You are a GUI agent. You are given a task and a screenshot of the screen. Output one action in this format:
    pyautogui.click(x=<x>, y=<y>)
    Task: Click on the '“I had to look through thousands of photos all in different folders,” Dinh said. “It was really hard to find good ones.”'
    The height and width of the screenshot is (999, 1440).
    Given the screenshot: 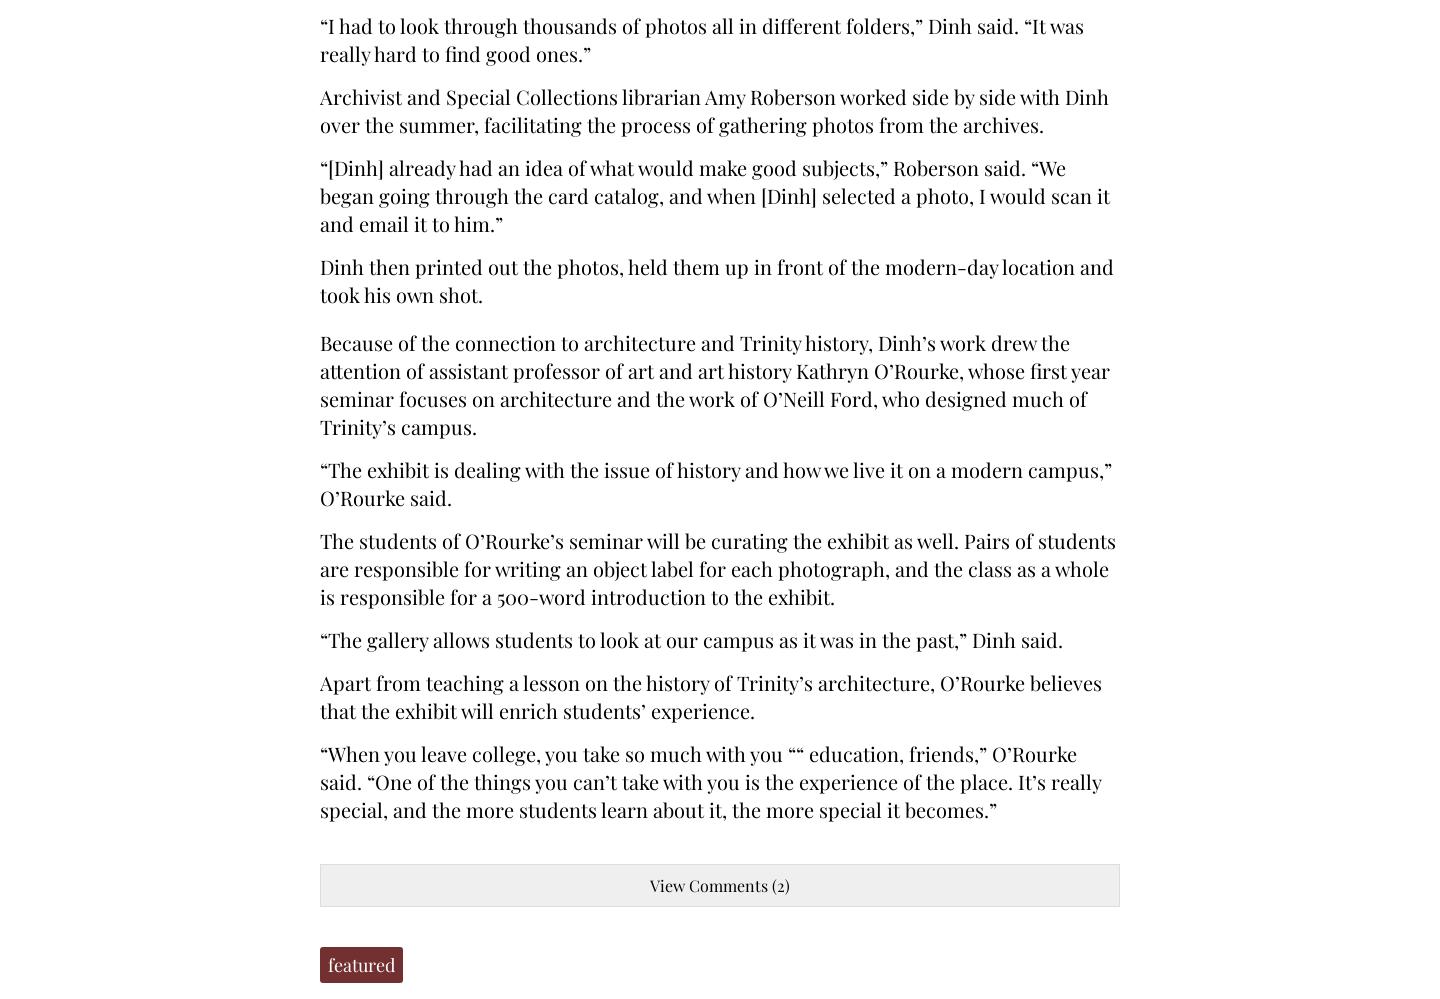 What is the action you would take?
    pyautogui.click(x=702, y=39)
    